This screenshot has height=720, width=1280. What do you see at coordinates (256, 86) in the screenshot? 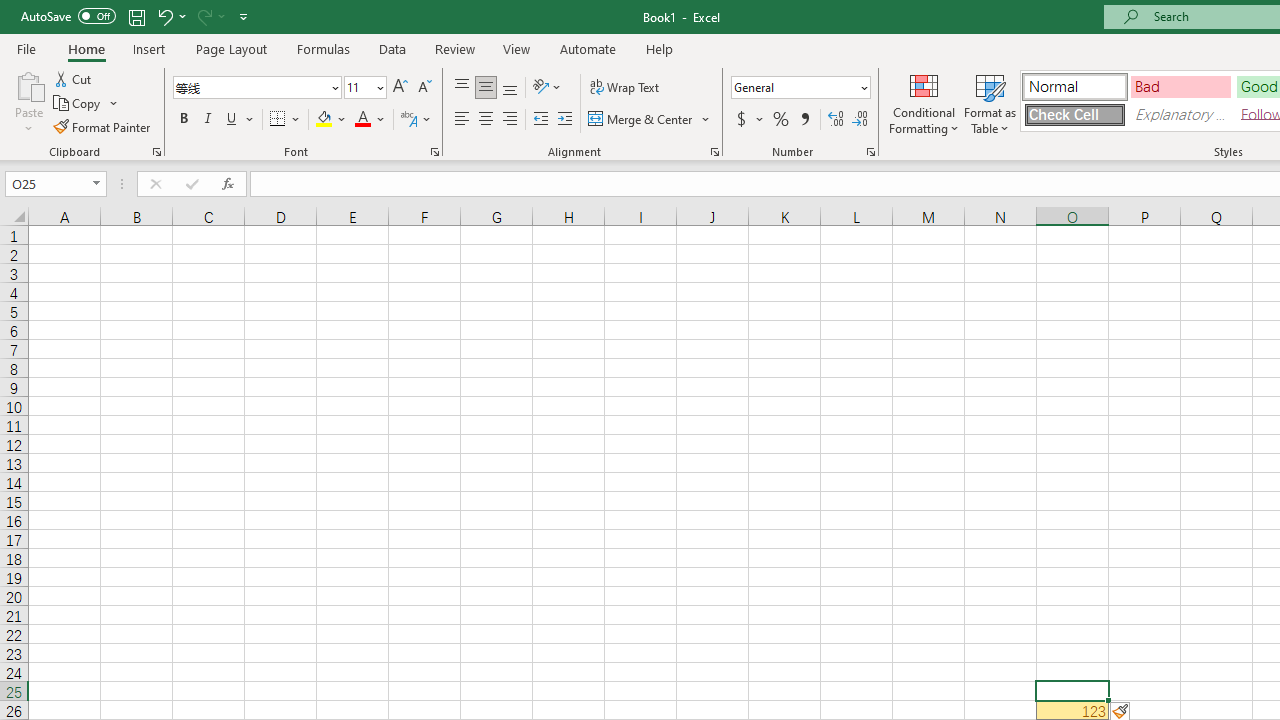
I see `'Font'` at bounding box center [256, 86].